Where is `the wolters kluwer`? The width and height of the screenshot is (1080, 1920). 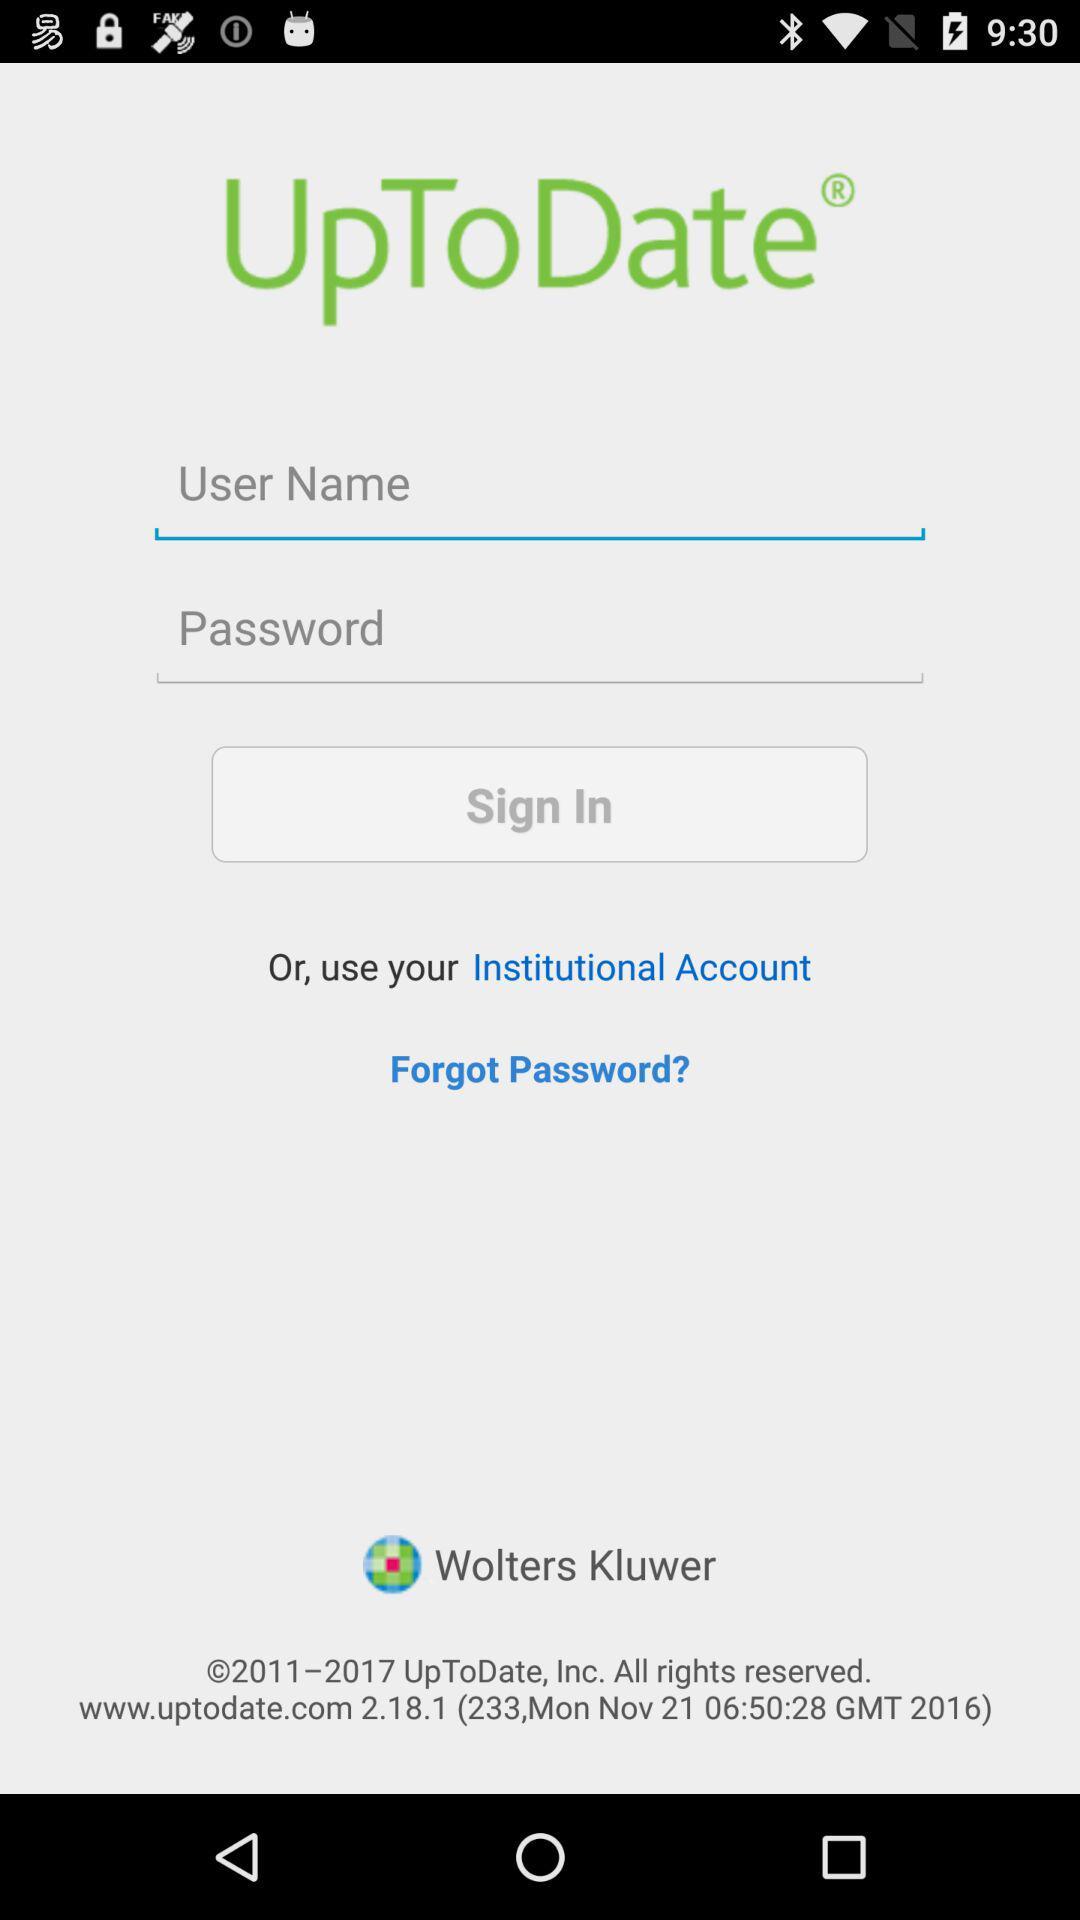 the wolters kluwer is located at coordinates (538, 1564).